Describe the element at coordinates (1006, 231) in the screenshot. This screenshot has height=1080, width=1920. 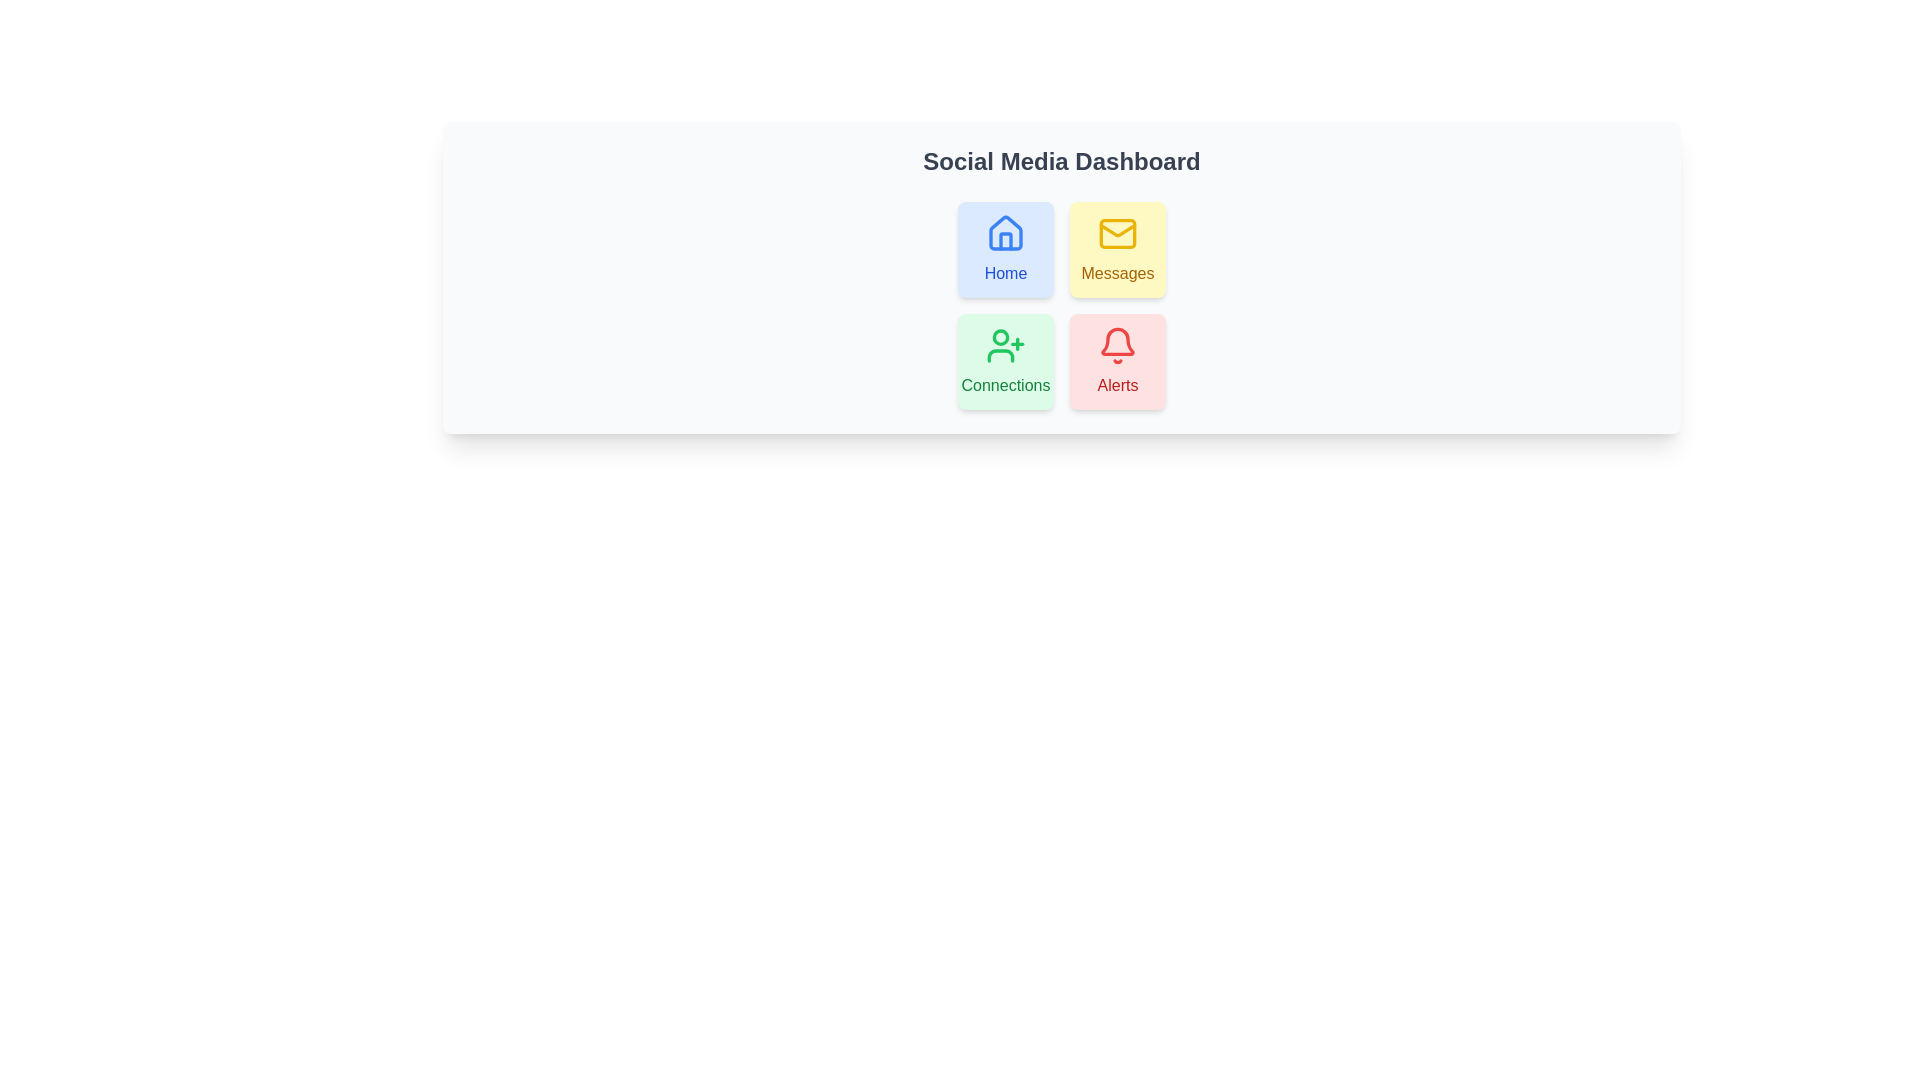
I see `the home icon located in the top-left quadrant of the dashboard section, which serves as a link to the homepage or dashboard overview` at that location.